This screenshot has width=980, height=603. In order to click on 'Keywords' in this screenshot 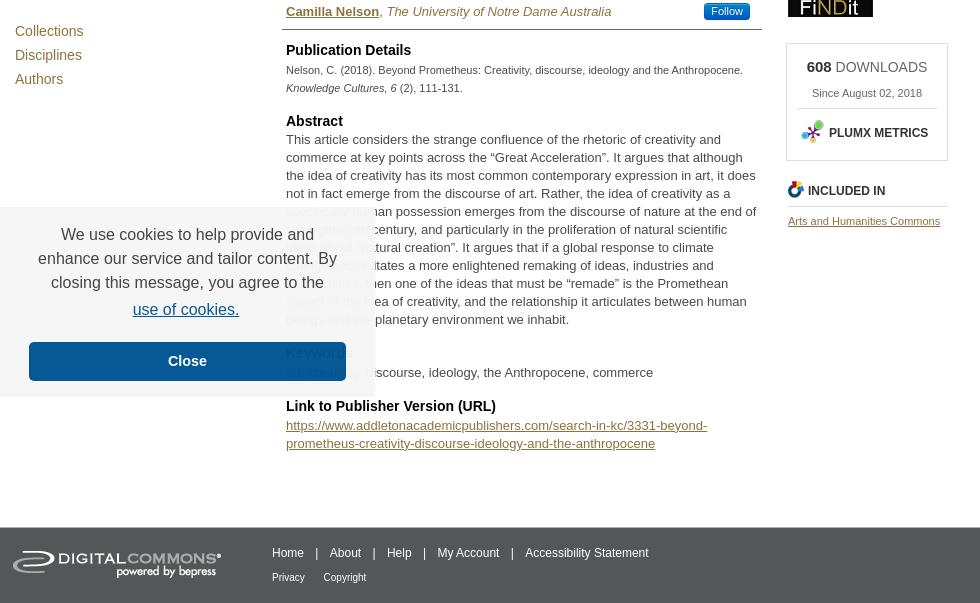, I will do `click(318, 351)`.